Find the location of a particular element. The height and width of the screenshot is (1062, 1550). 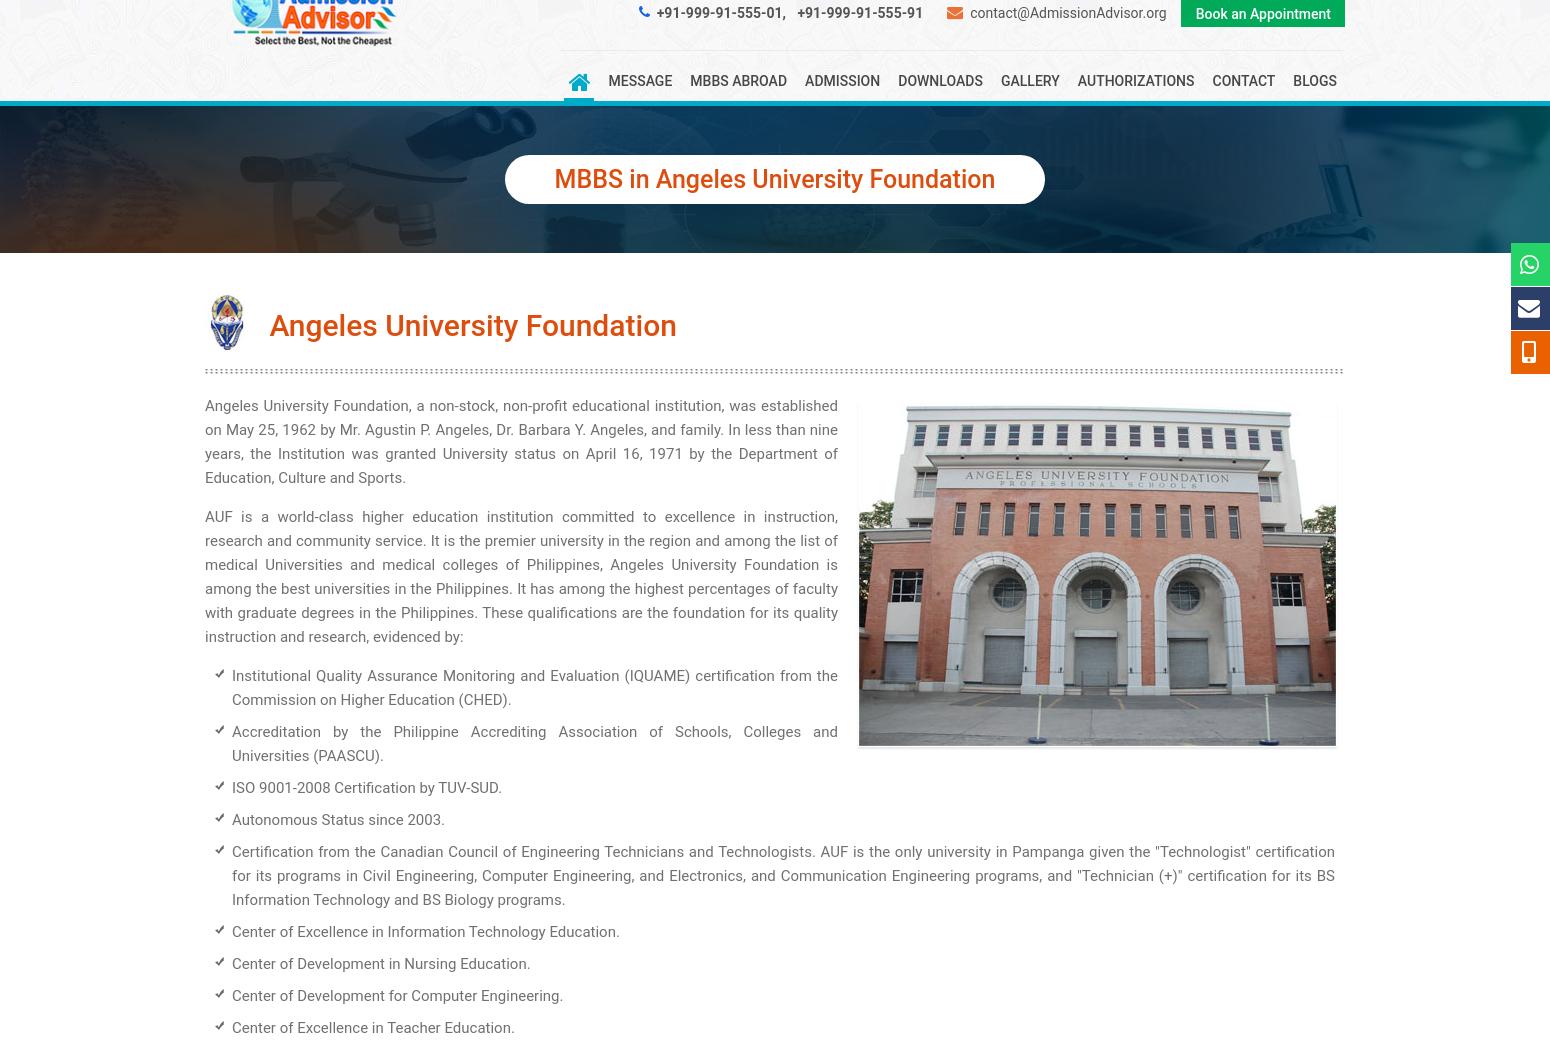

'ISO 9001-2008 Certification by TUV-SUD.' is located at coordinates (366, 788).